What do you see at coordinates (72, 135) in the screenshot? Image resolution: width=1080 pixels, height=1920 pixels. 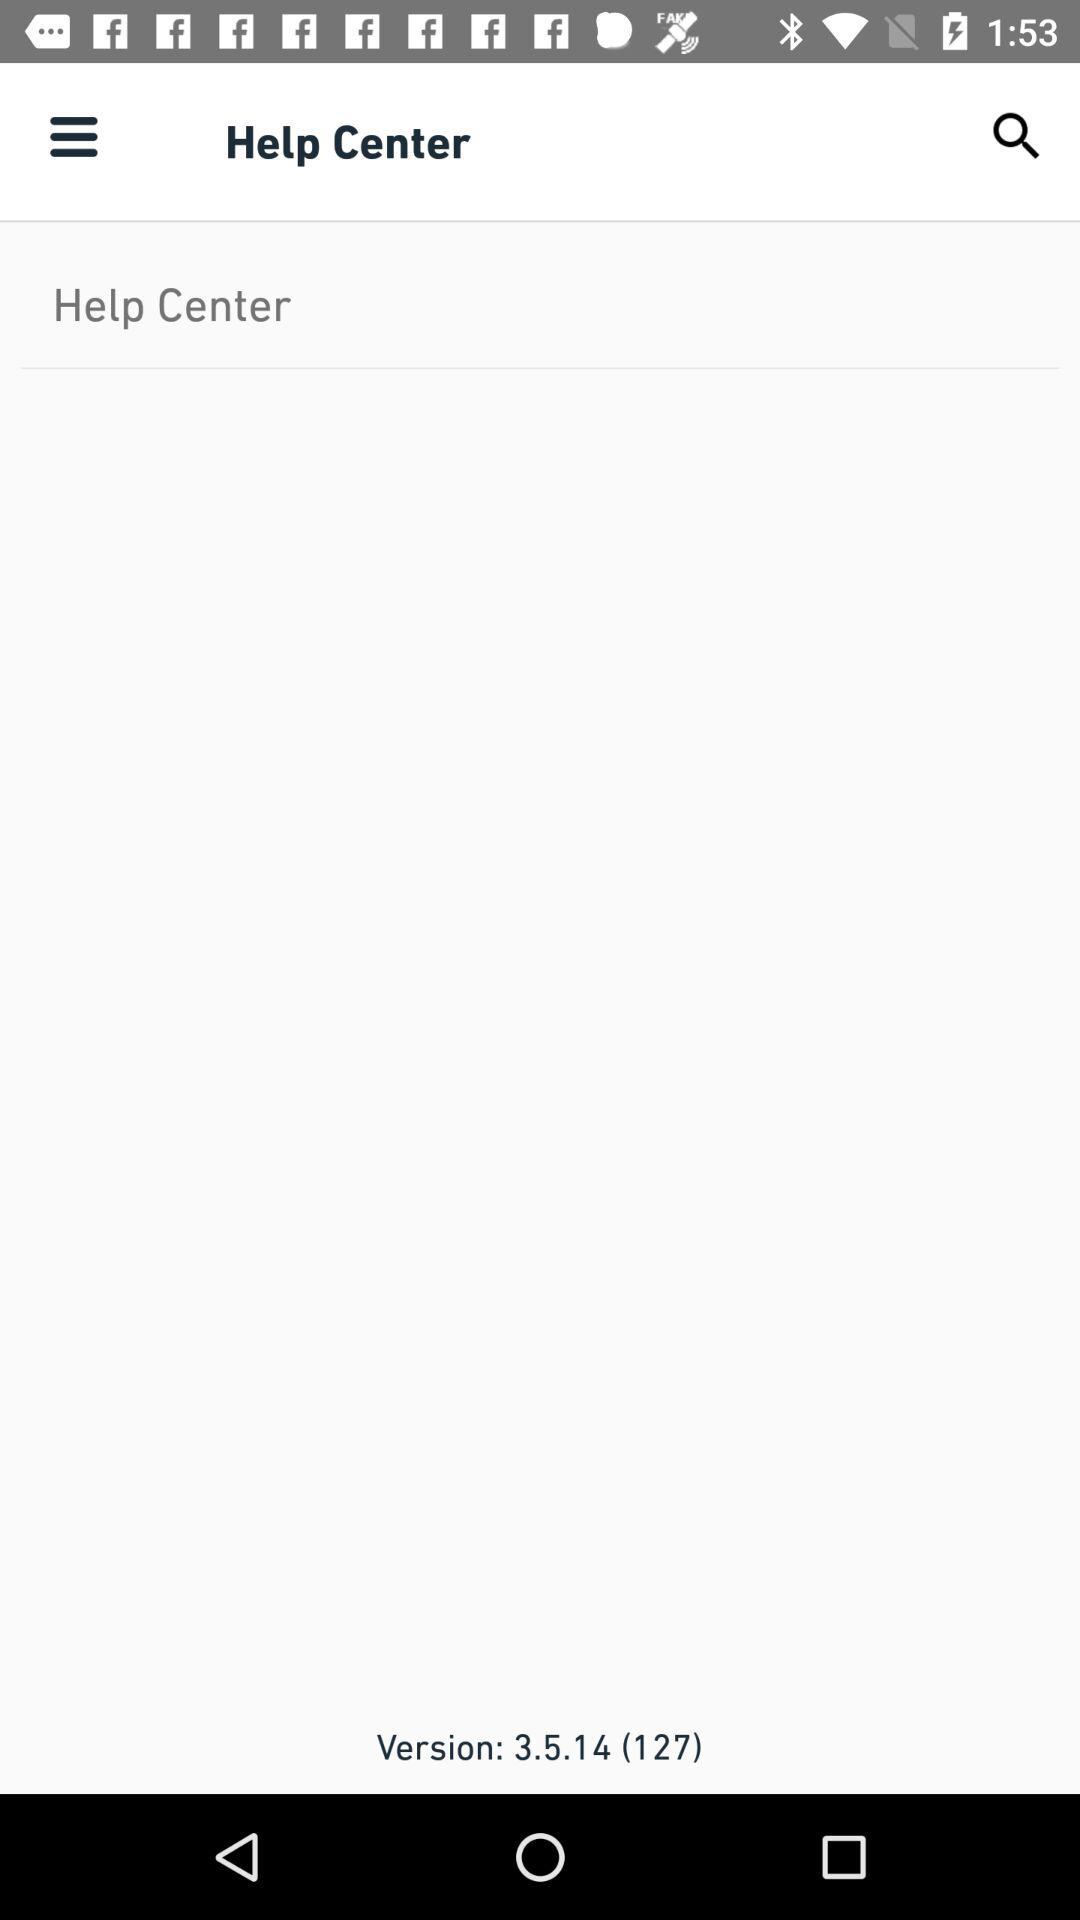 I see `the item above the help center item` at bounding box center [72, 135].